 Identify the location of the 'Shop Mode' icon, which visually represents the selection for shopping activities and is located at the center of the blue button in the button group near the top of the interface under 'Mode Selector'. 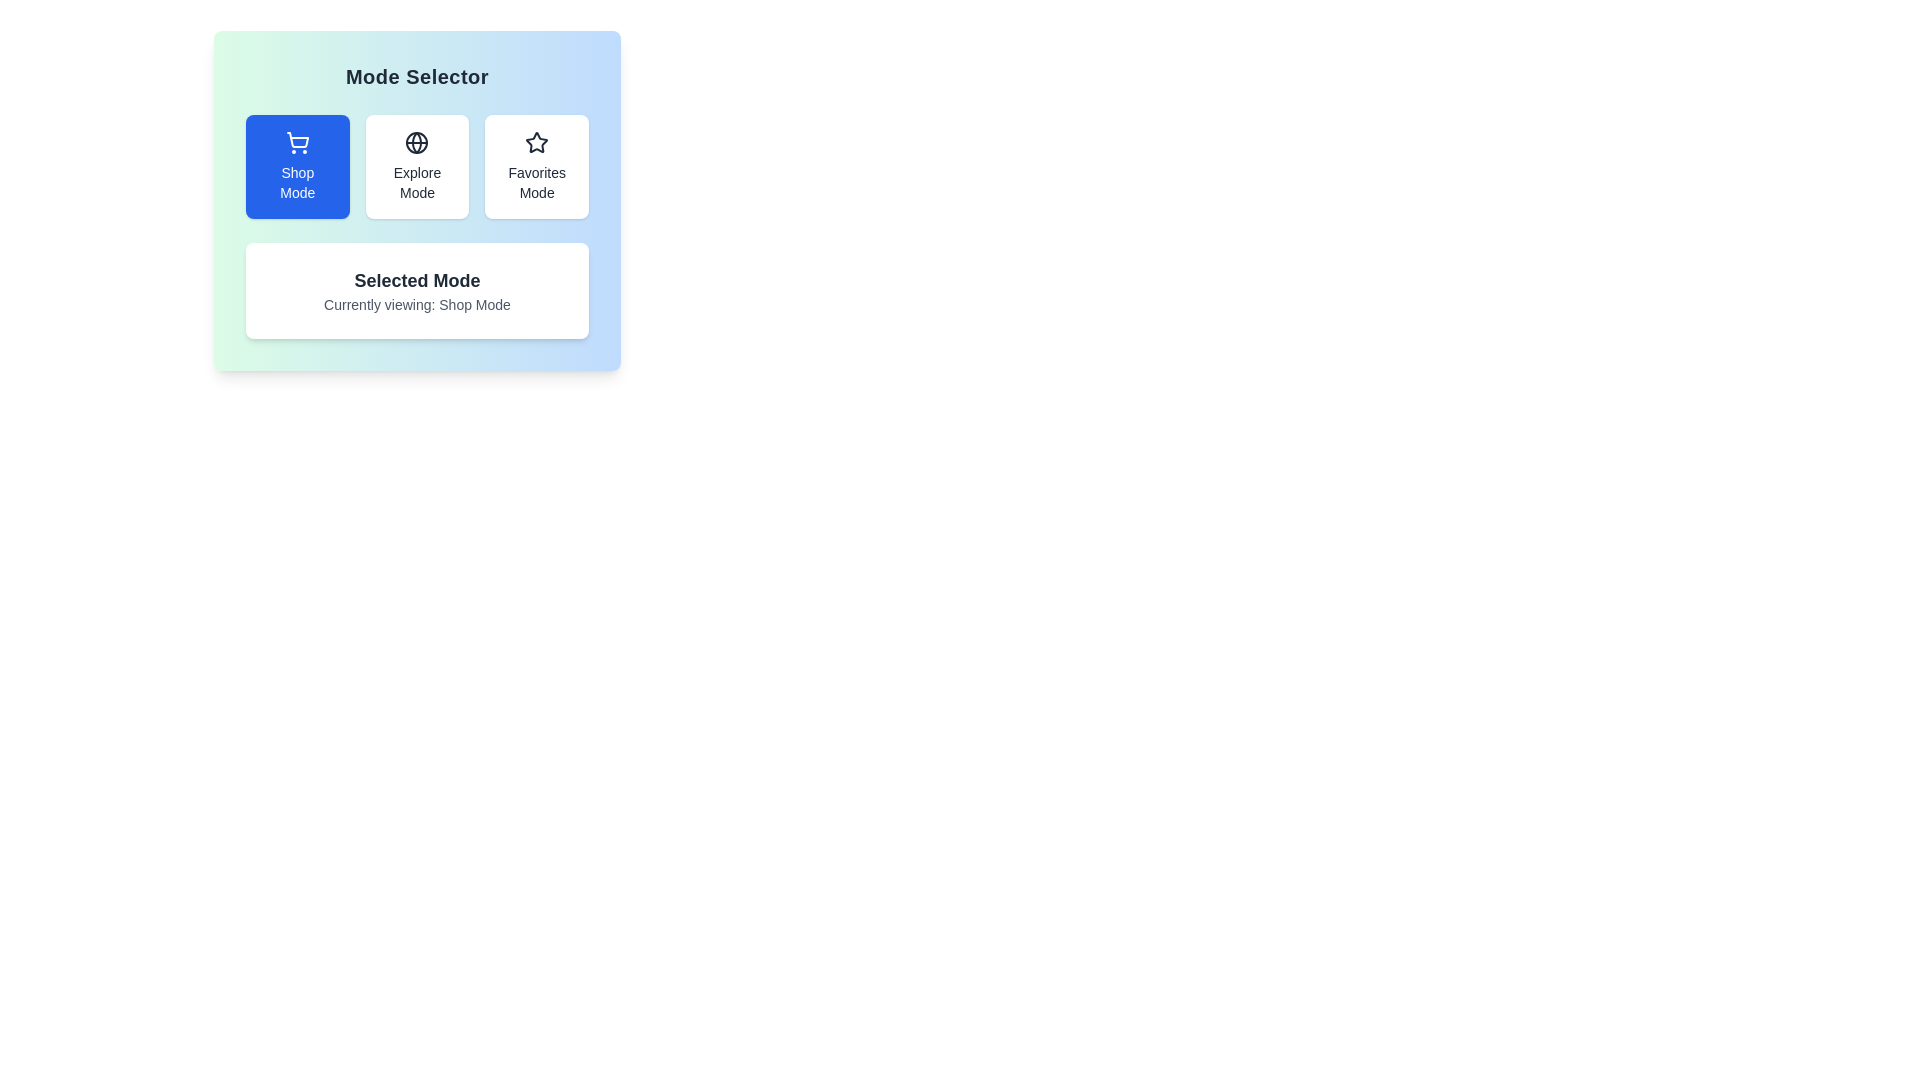
(296, 141).